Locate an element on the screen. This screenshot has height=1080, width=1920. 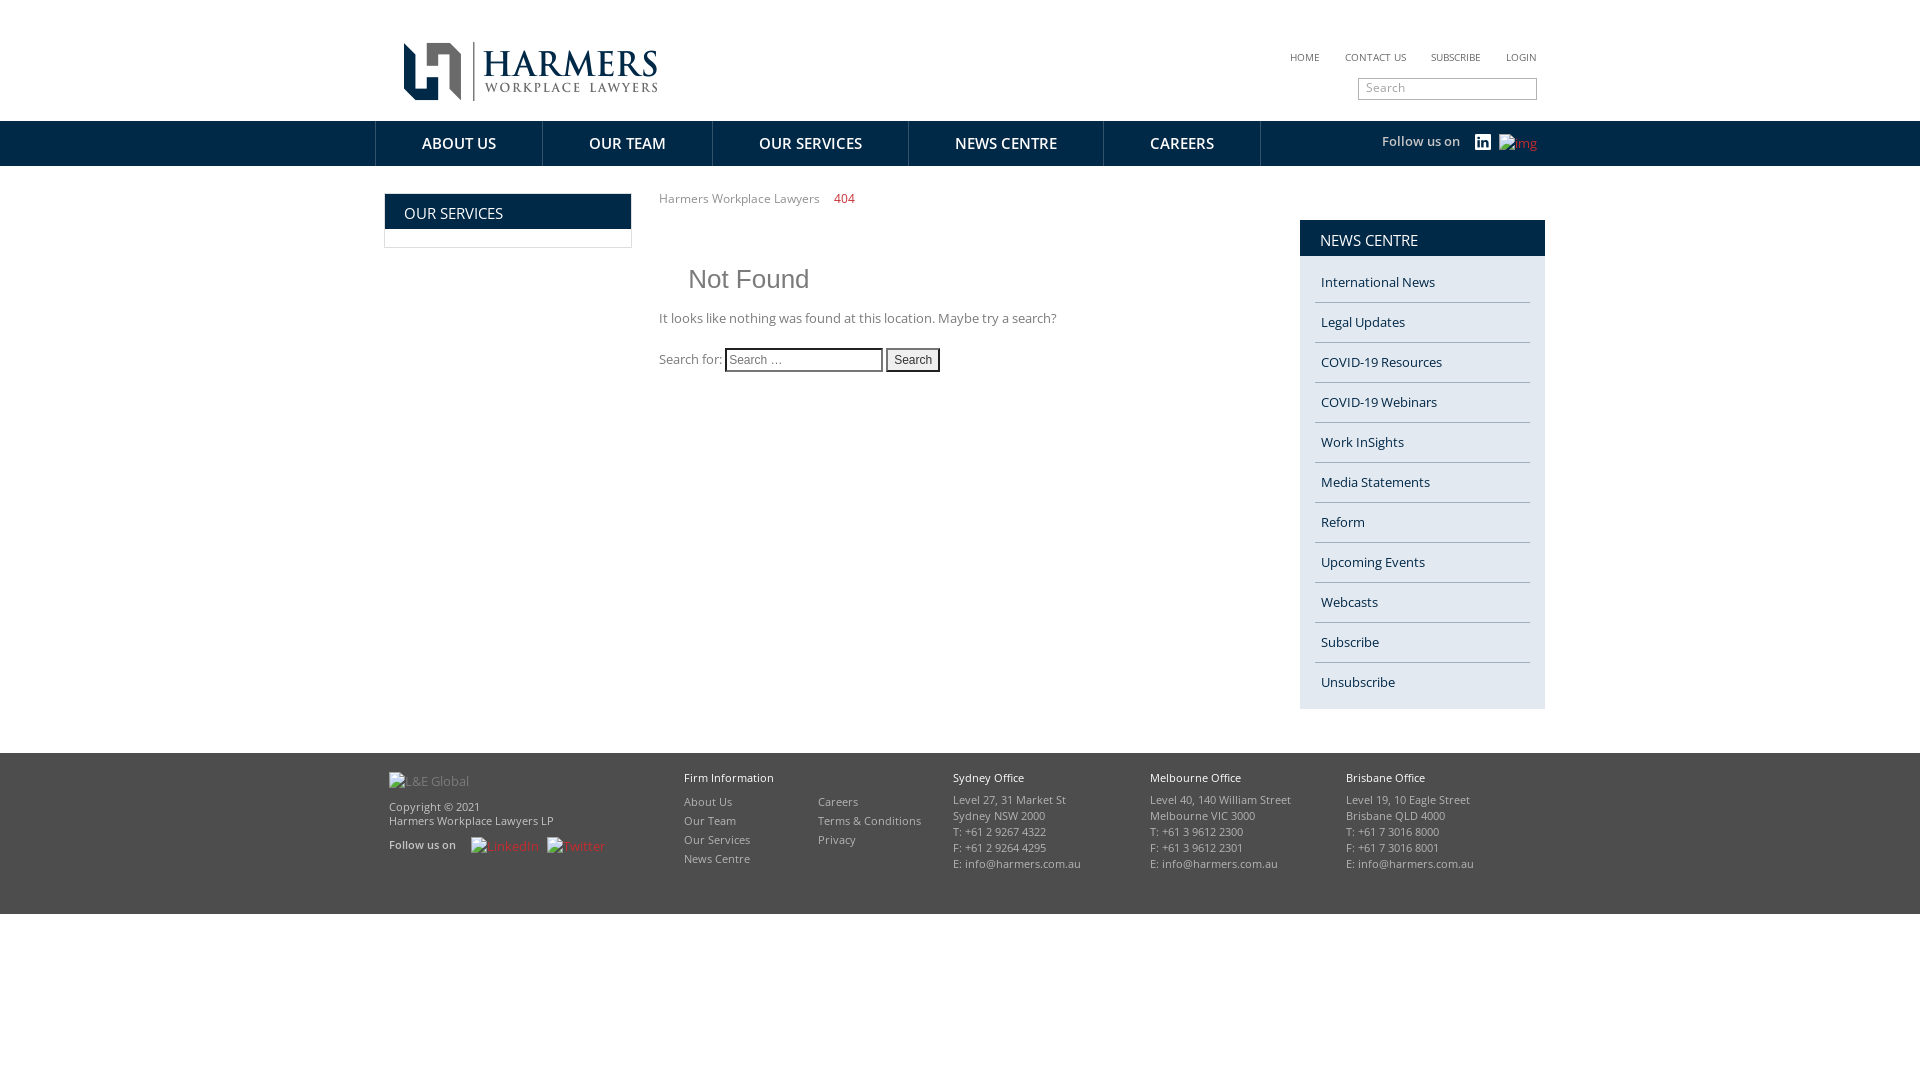
'Legal Updates' is located at coordinates (1421, 322).